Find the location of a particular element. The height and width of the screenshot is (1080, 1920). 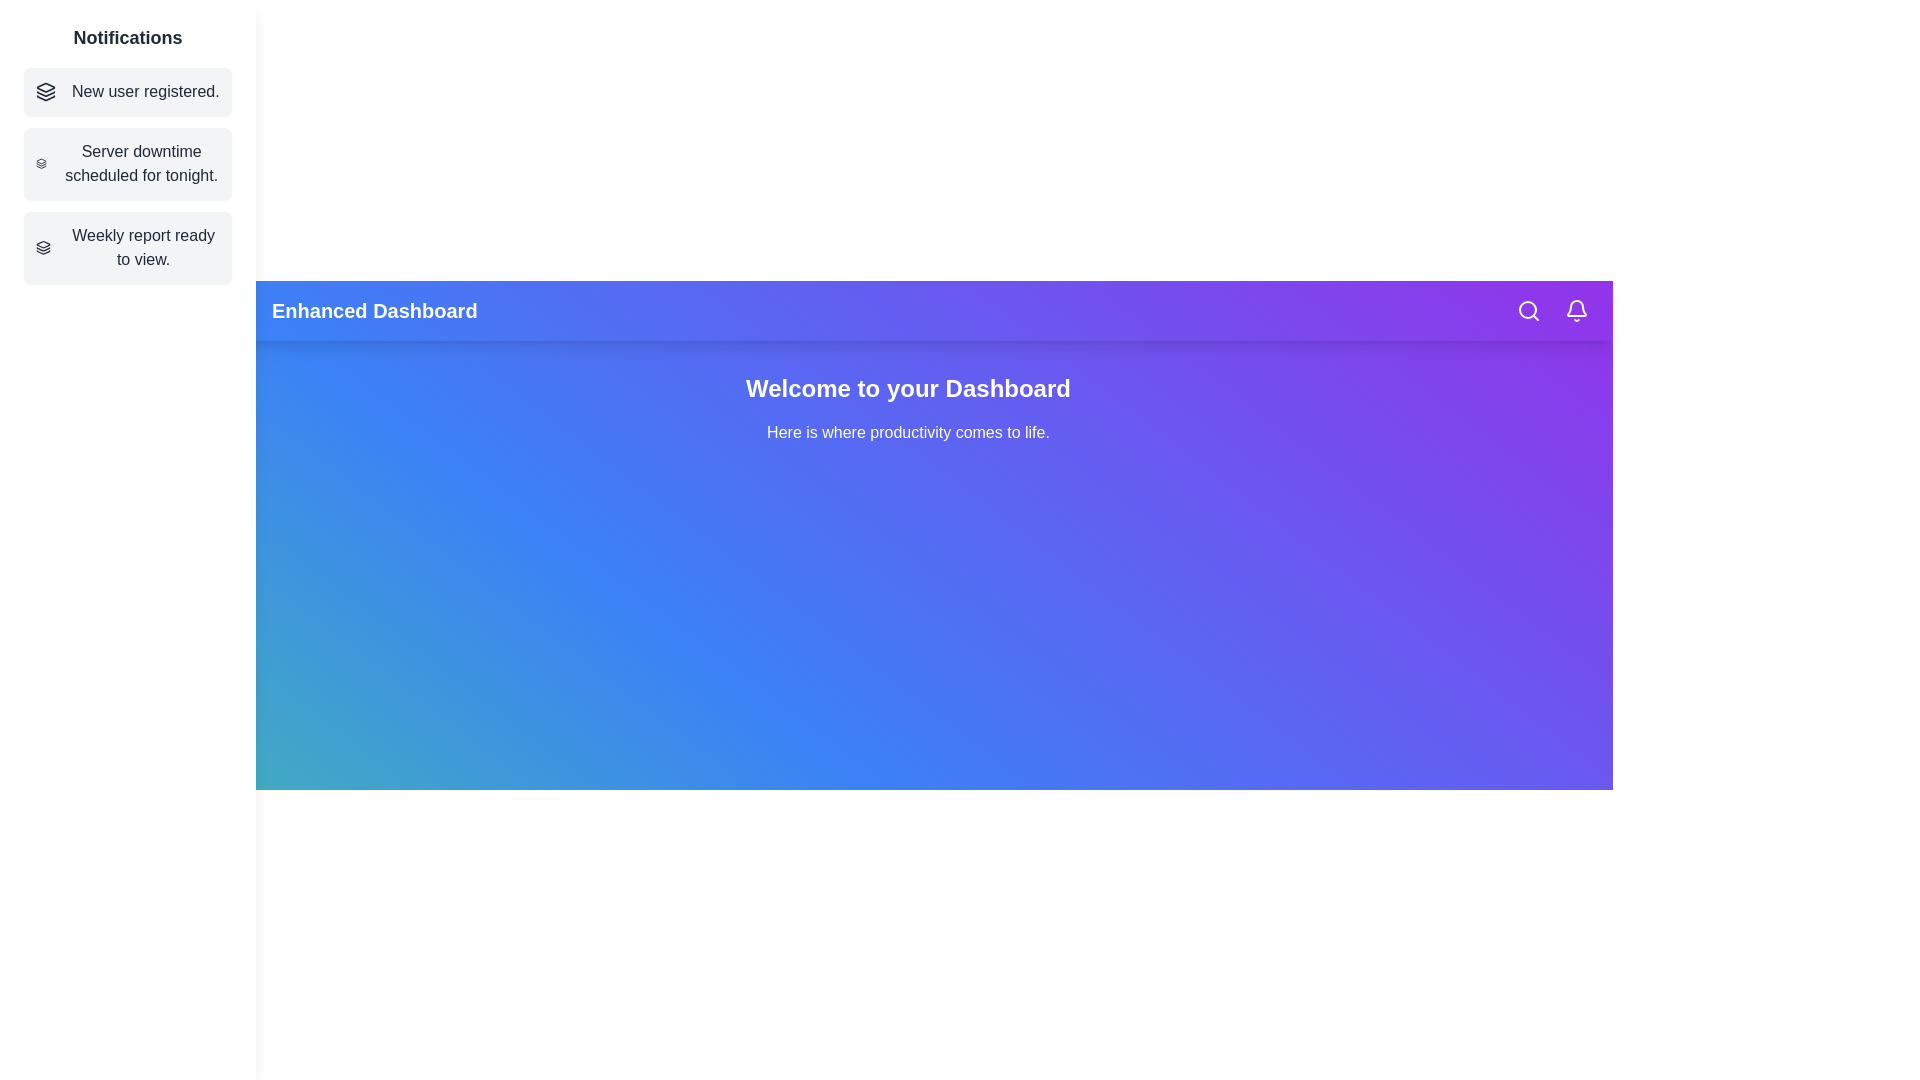

the main content text to interact with it is located at coordinates (907, 407).